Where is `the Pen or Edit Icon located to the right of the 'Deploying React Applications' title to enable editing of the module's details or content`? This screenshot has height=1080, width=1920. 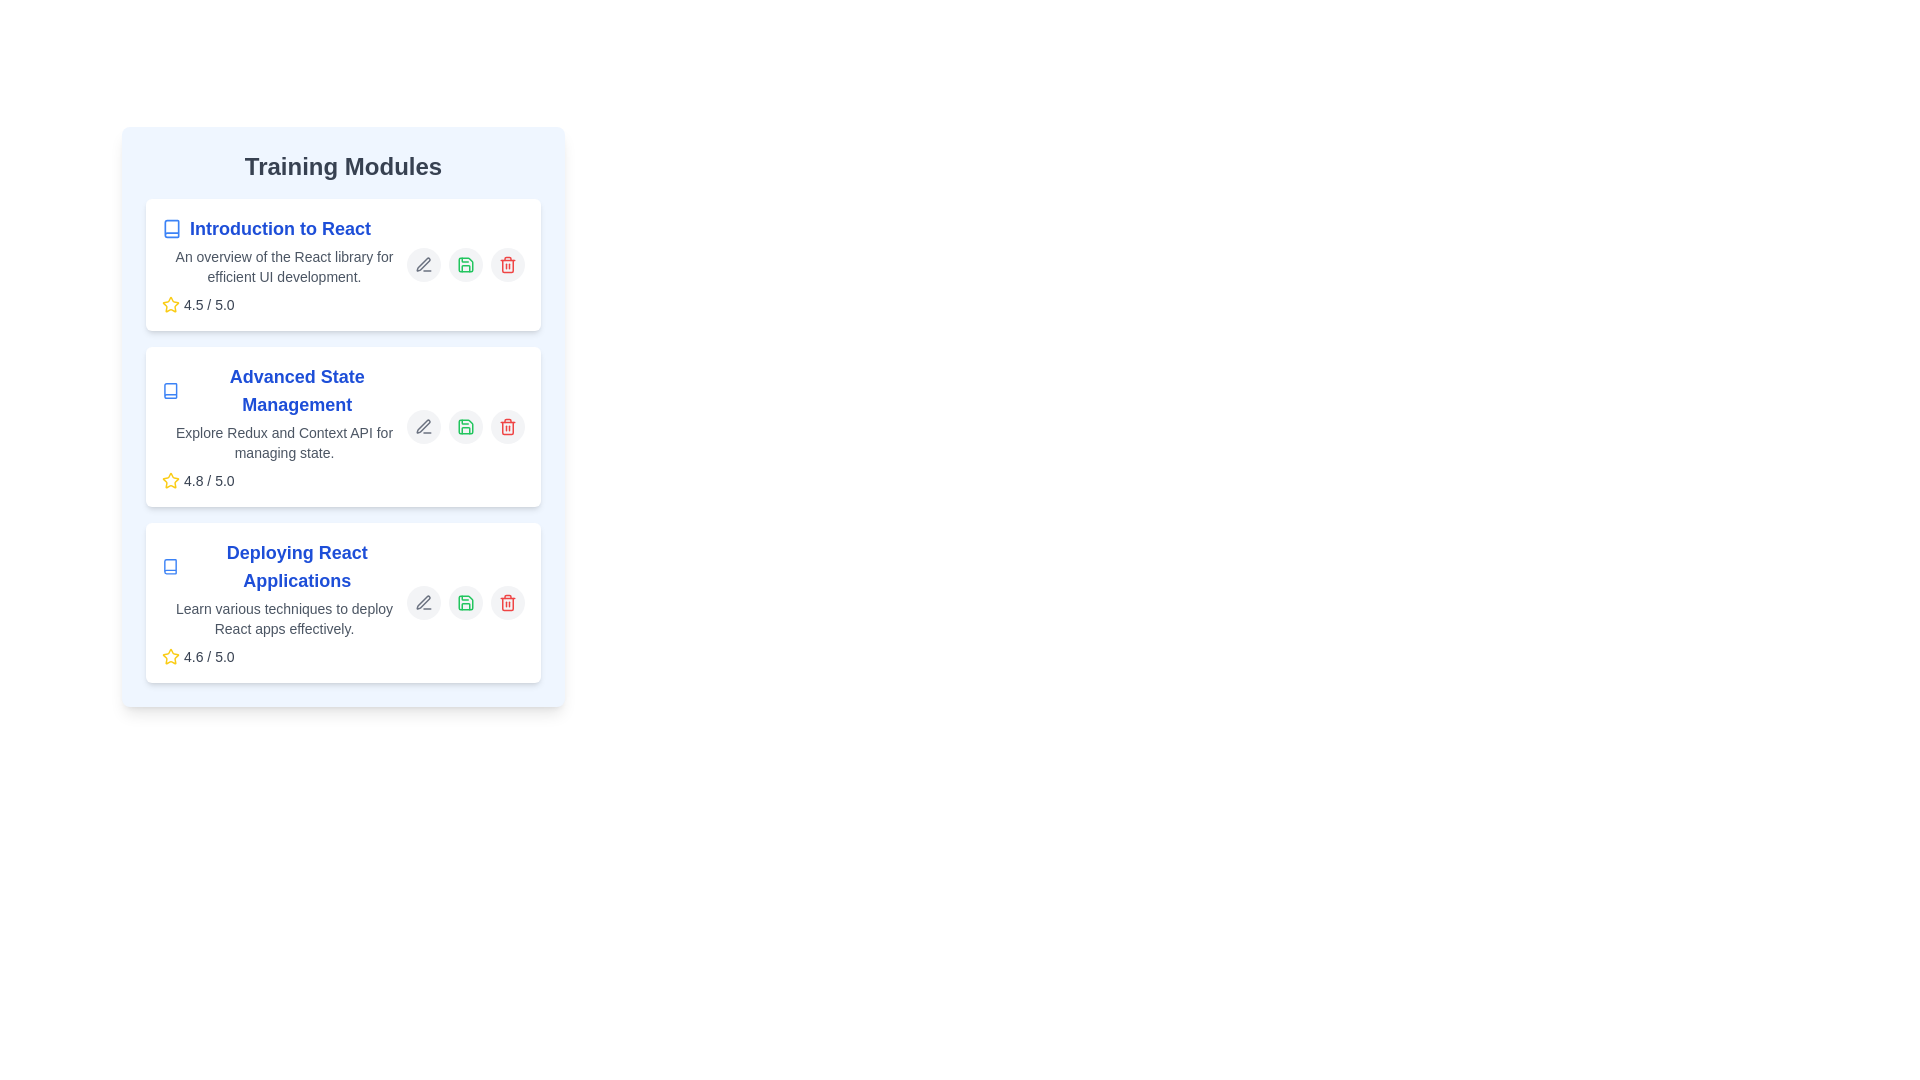
the Pen or Edit Icon located to the right of the 'Deploying React Applications' title to enable editing of the module's details or content is located at coordinates (422, 601).